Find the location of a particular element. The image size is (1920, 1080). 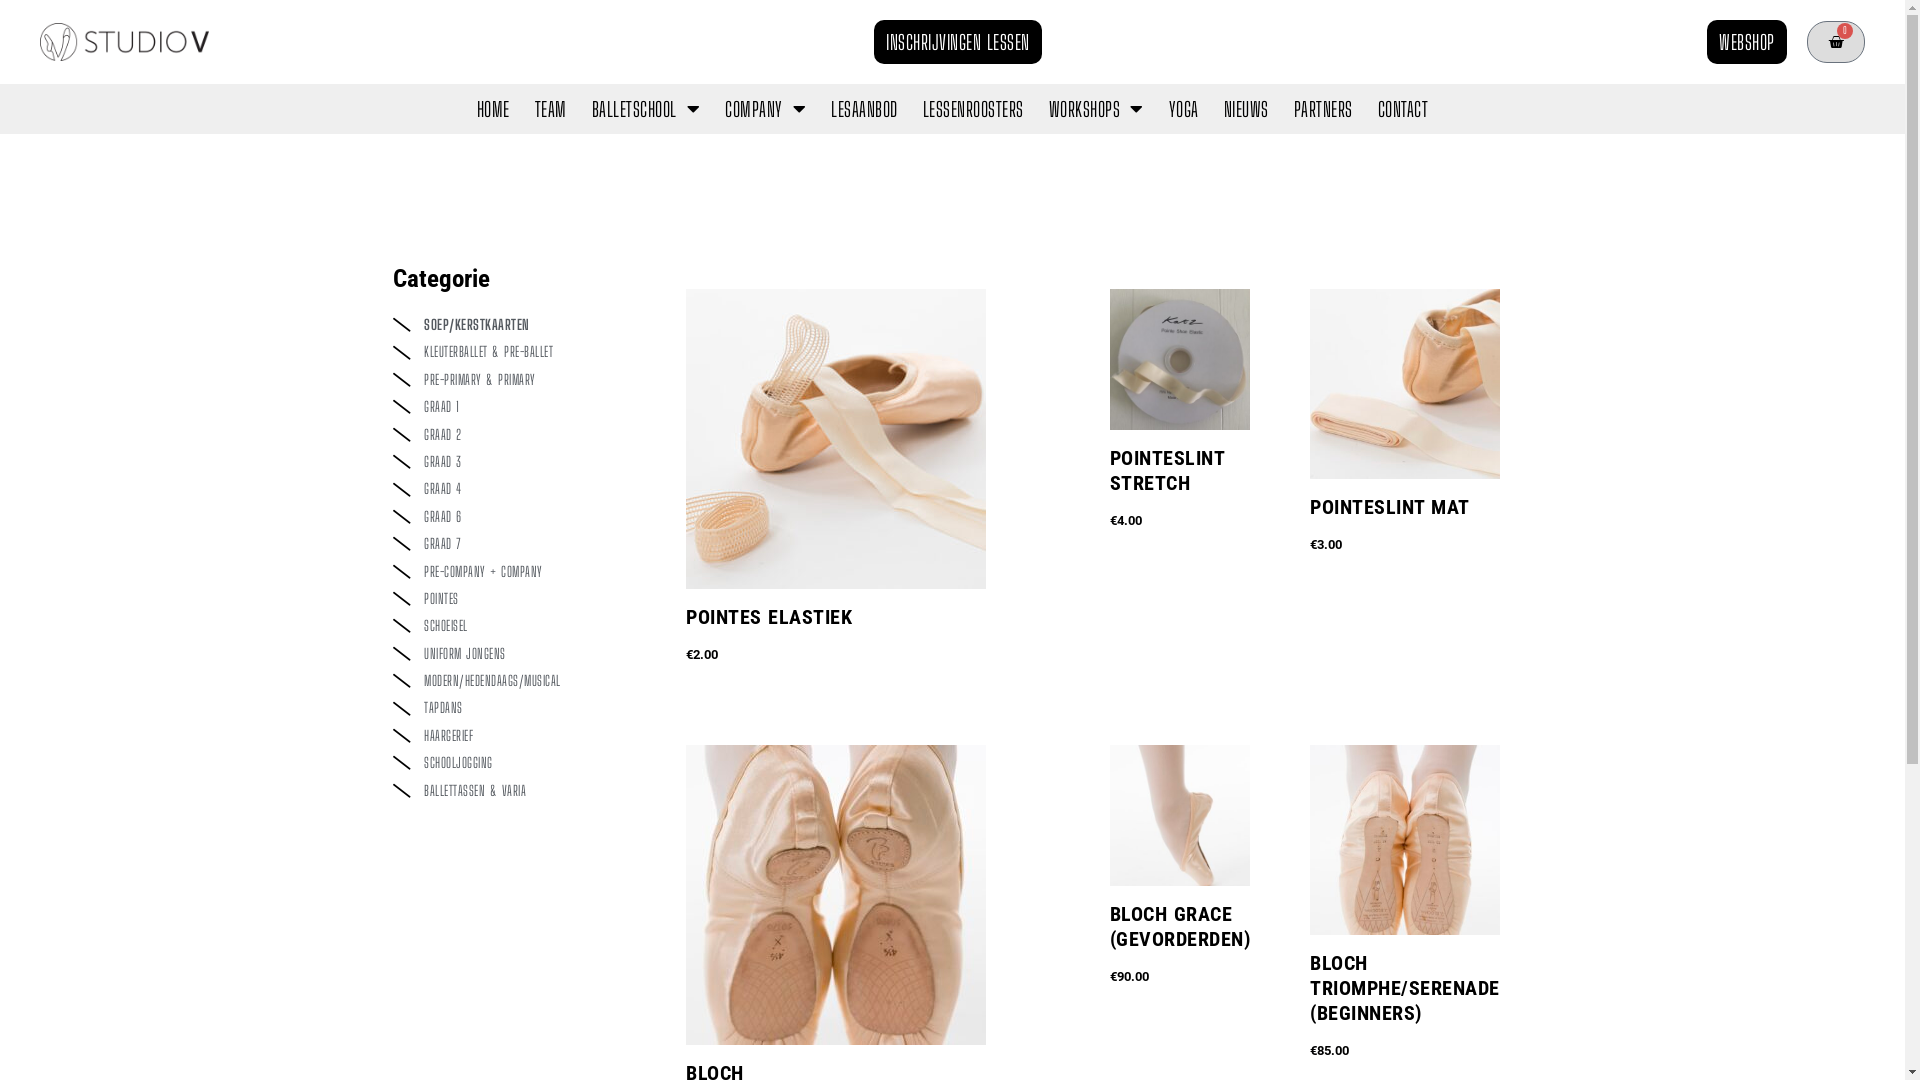

'POINTES' is located at coordinates (518, 597).